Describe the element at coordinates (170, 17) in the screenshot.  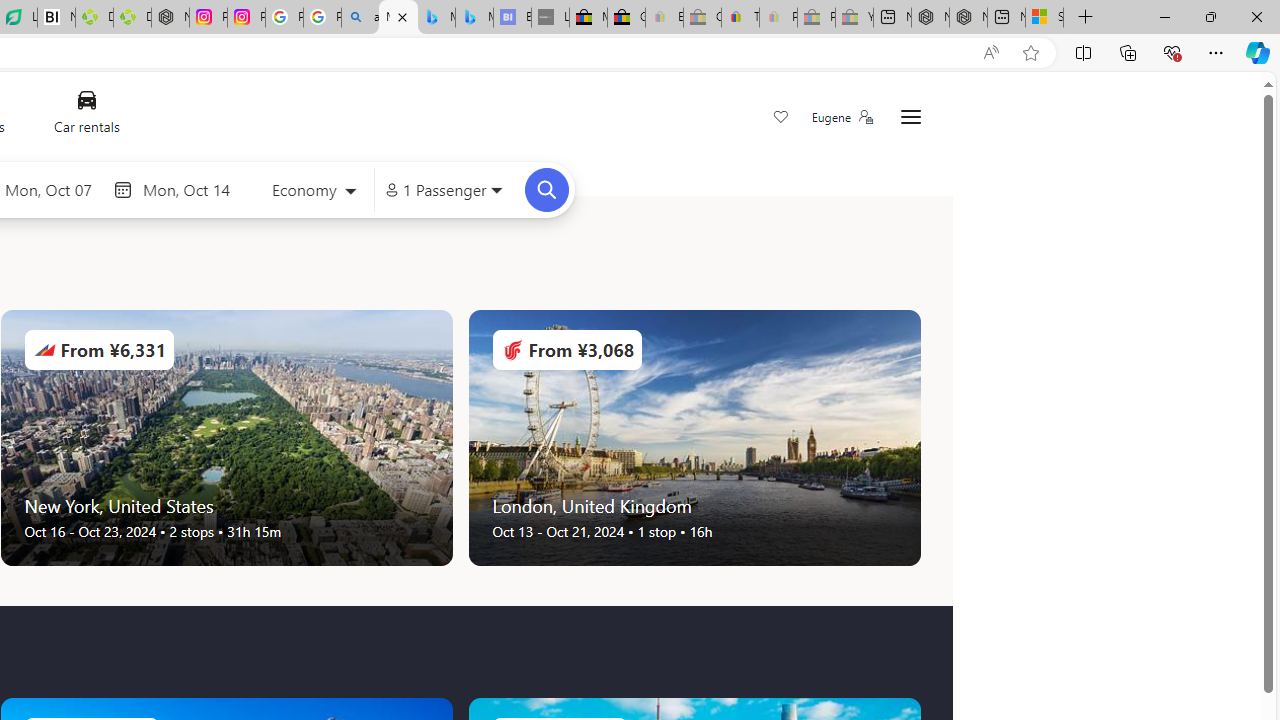
I see `'Nordace - Nordace Edin Collection'` at that location.